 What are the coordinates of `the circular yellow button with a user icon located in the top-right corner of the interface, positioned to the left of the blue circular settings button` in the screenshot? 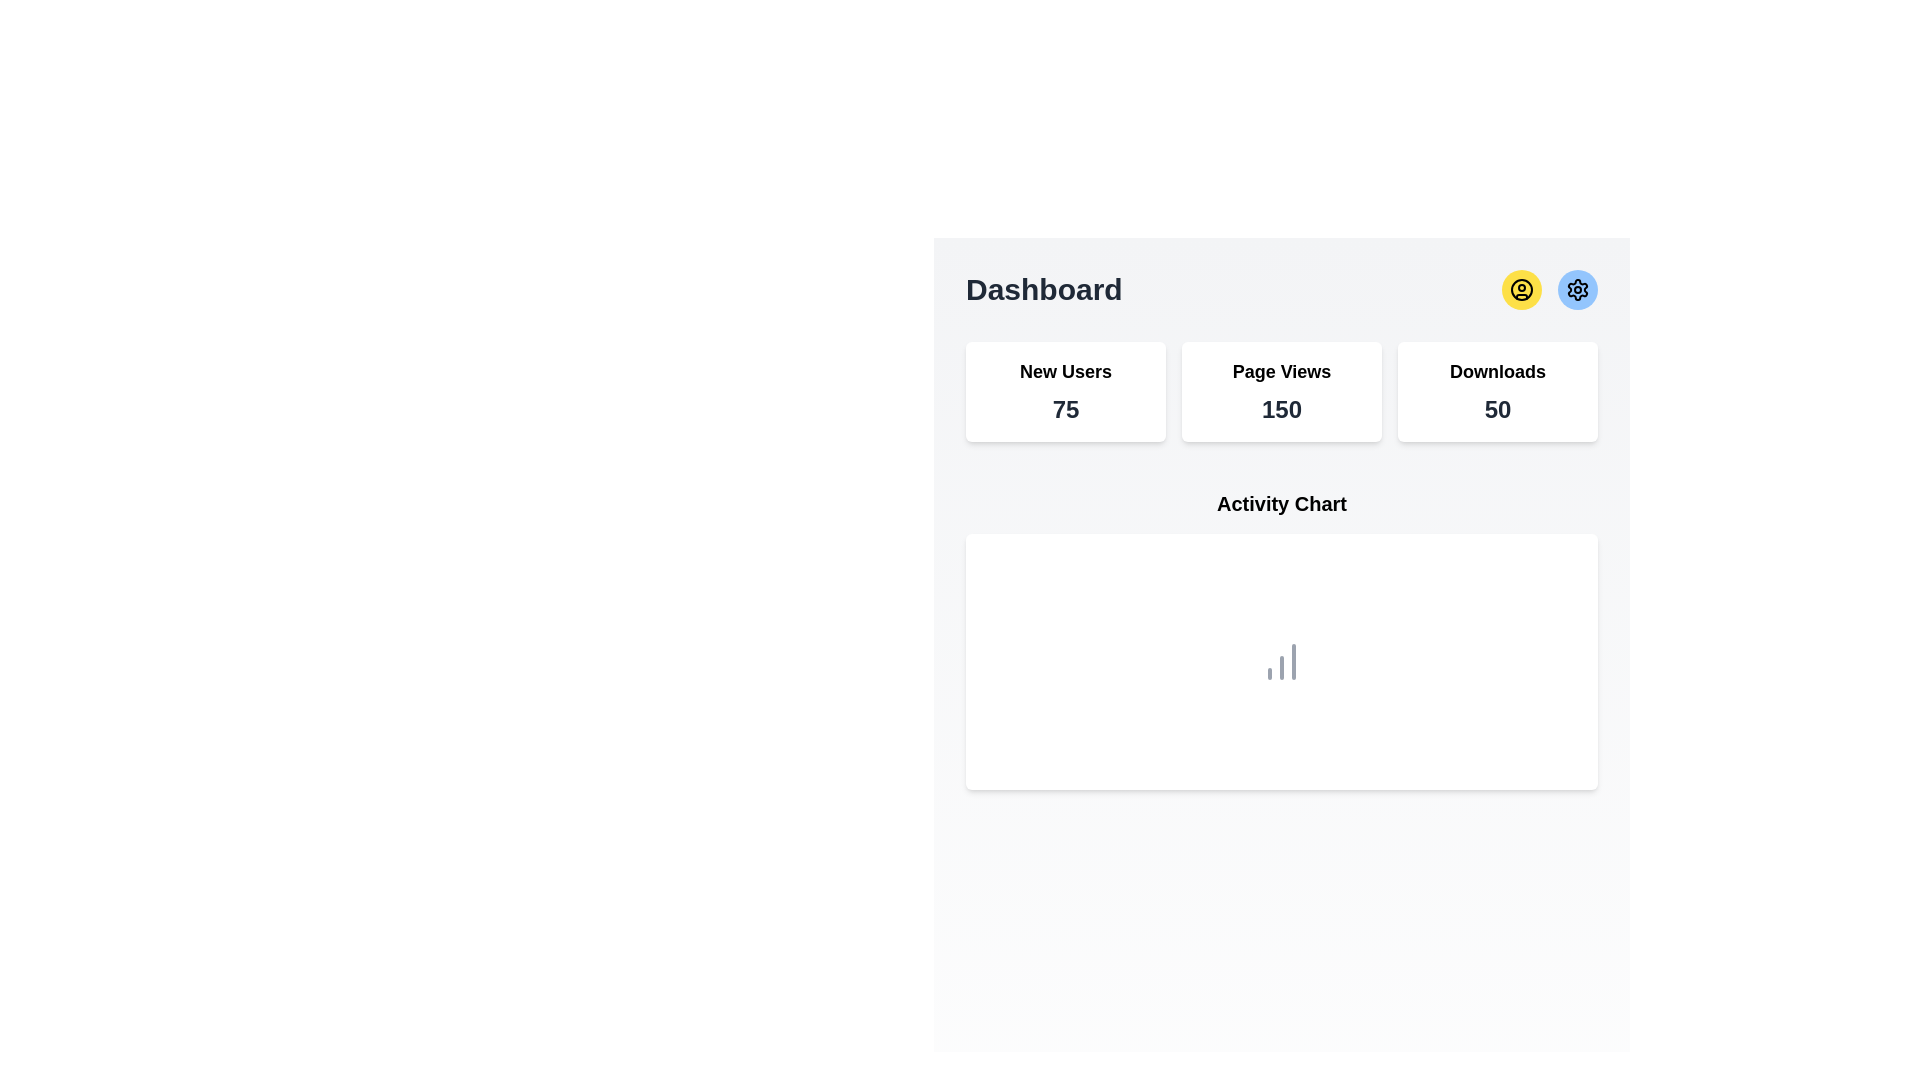 It's located at (1520, 289).